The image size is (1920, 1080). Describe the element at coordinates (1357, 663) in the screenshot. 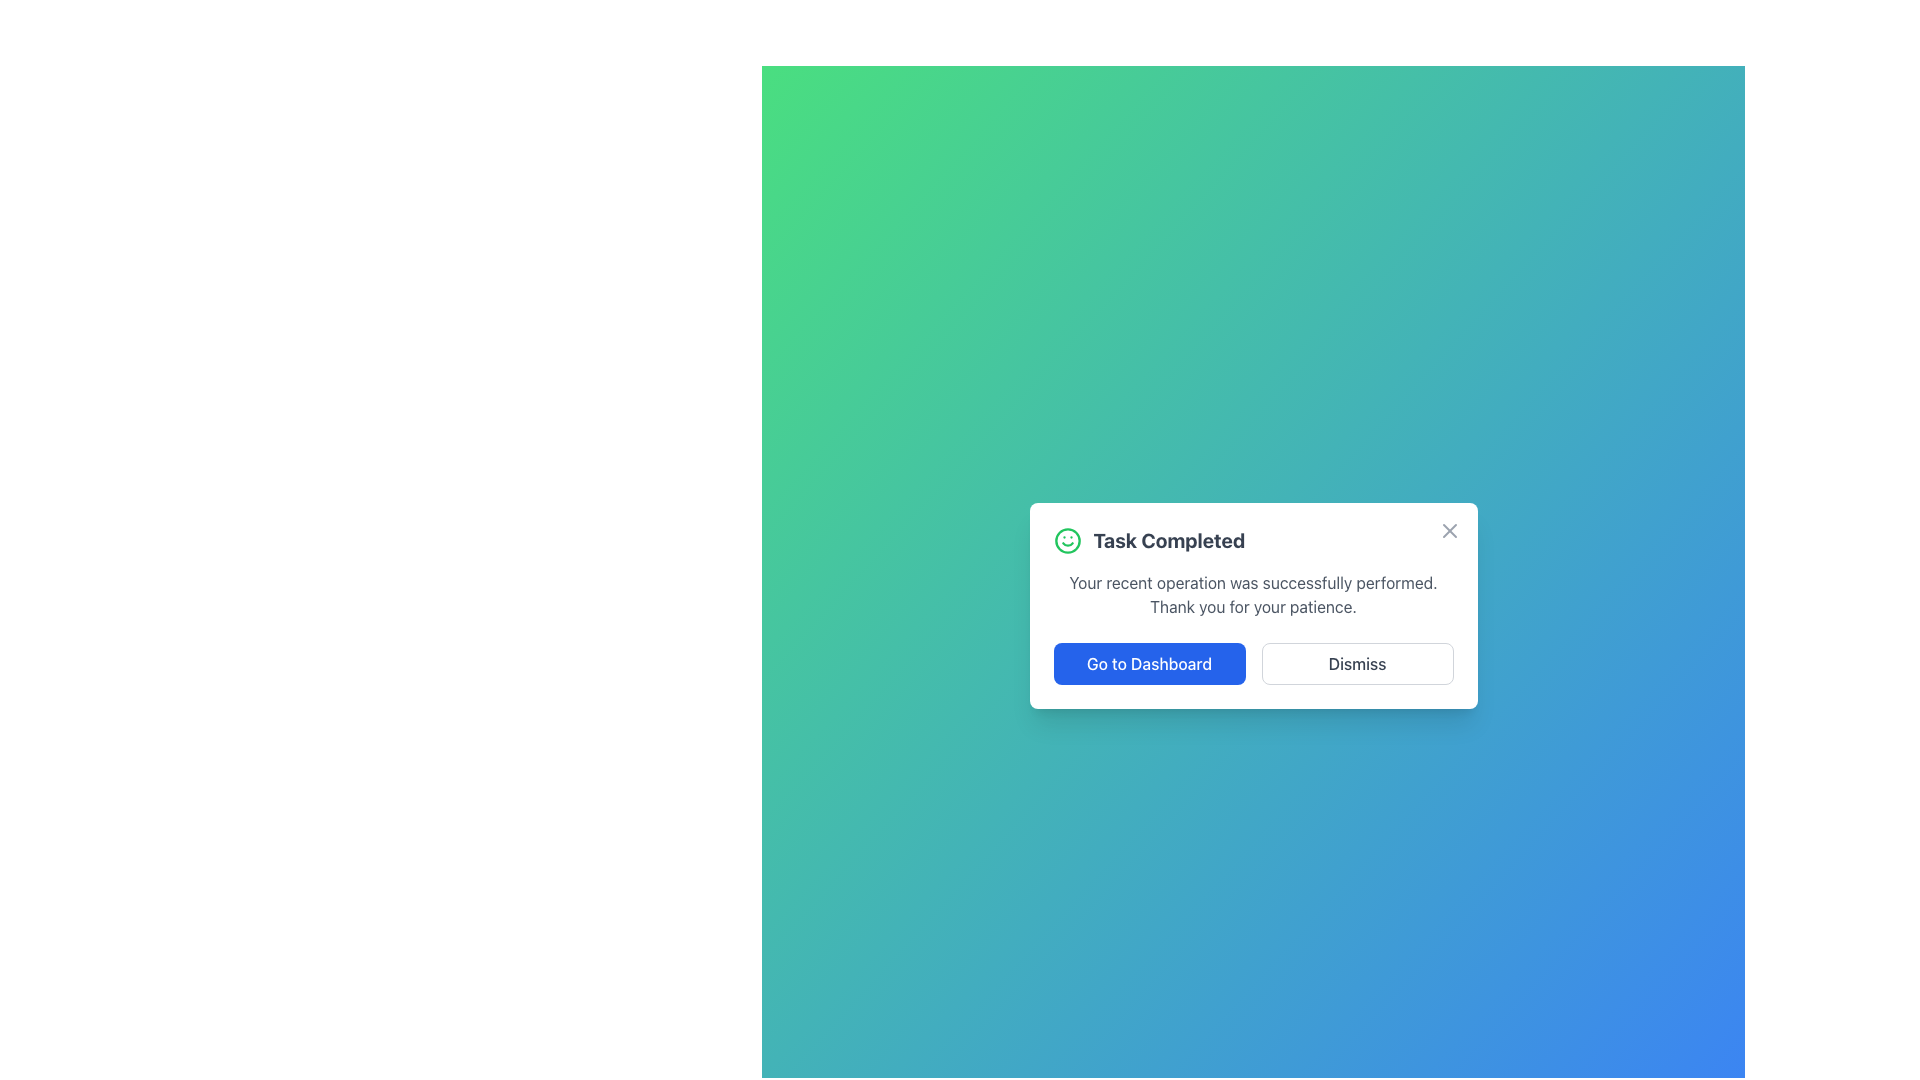

I see `the 'Dismiss' button` at that location.